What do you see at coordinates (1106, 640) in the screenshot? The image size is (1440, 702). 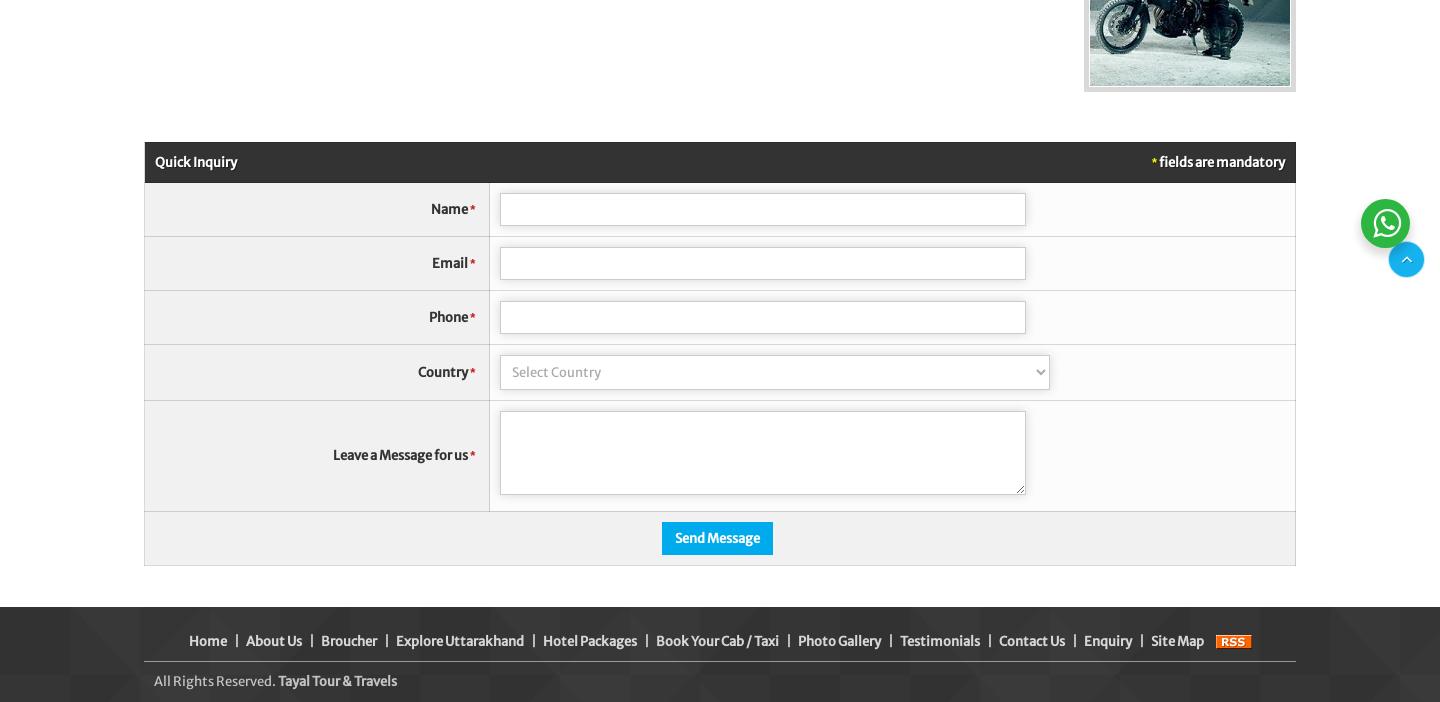 I see `'Enquiry'` at bounding box center [1106, 640].